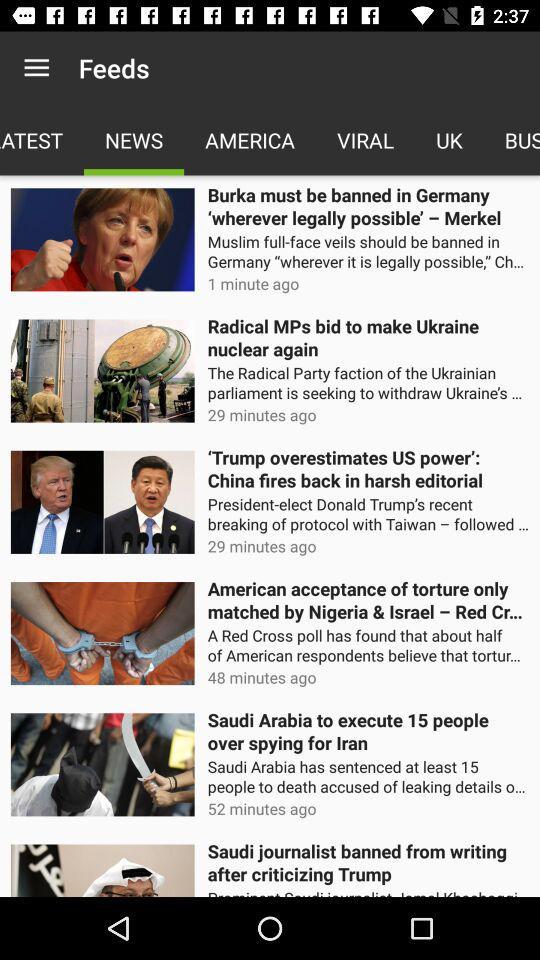  Describe the element at coordinates (511, 139) in the screenshot. I see `the icon above the burka must be icon` at that location.